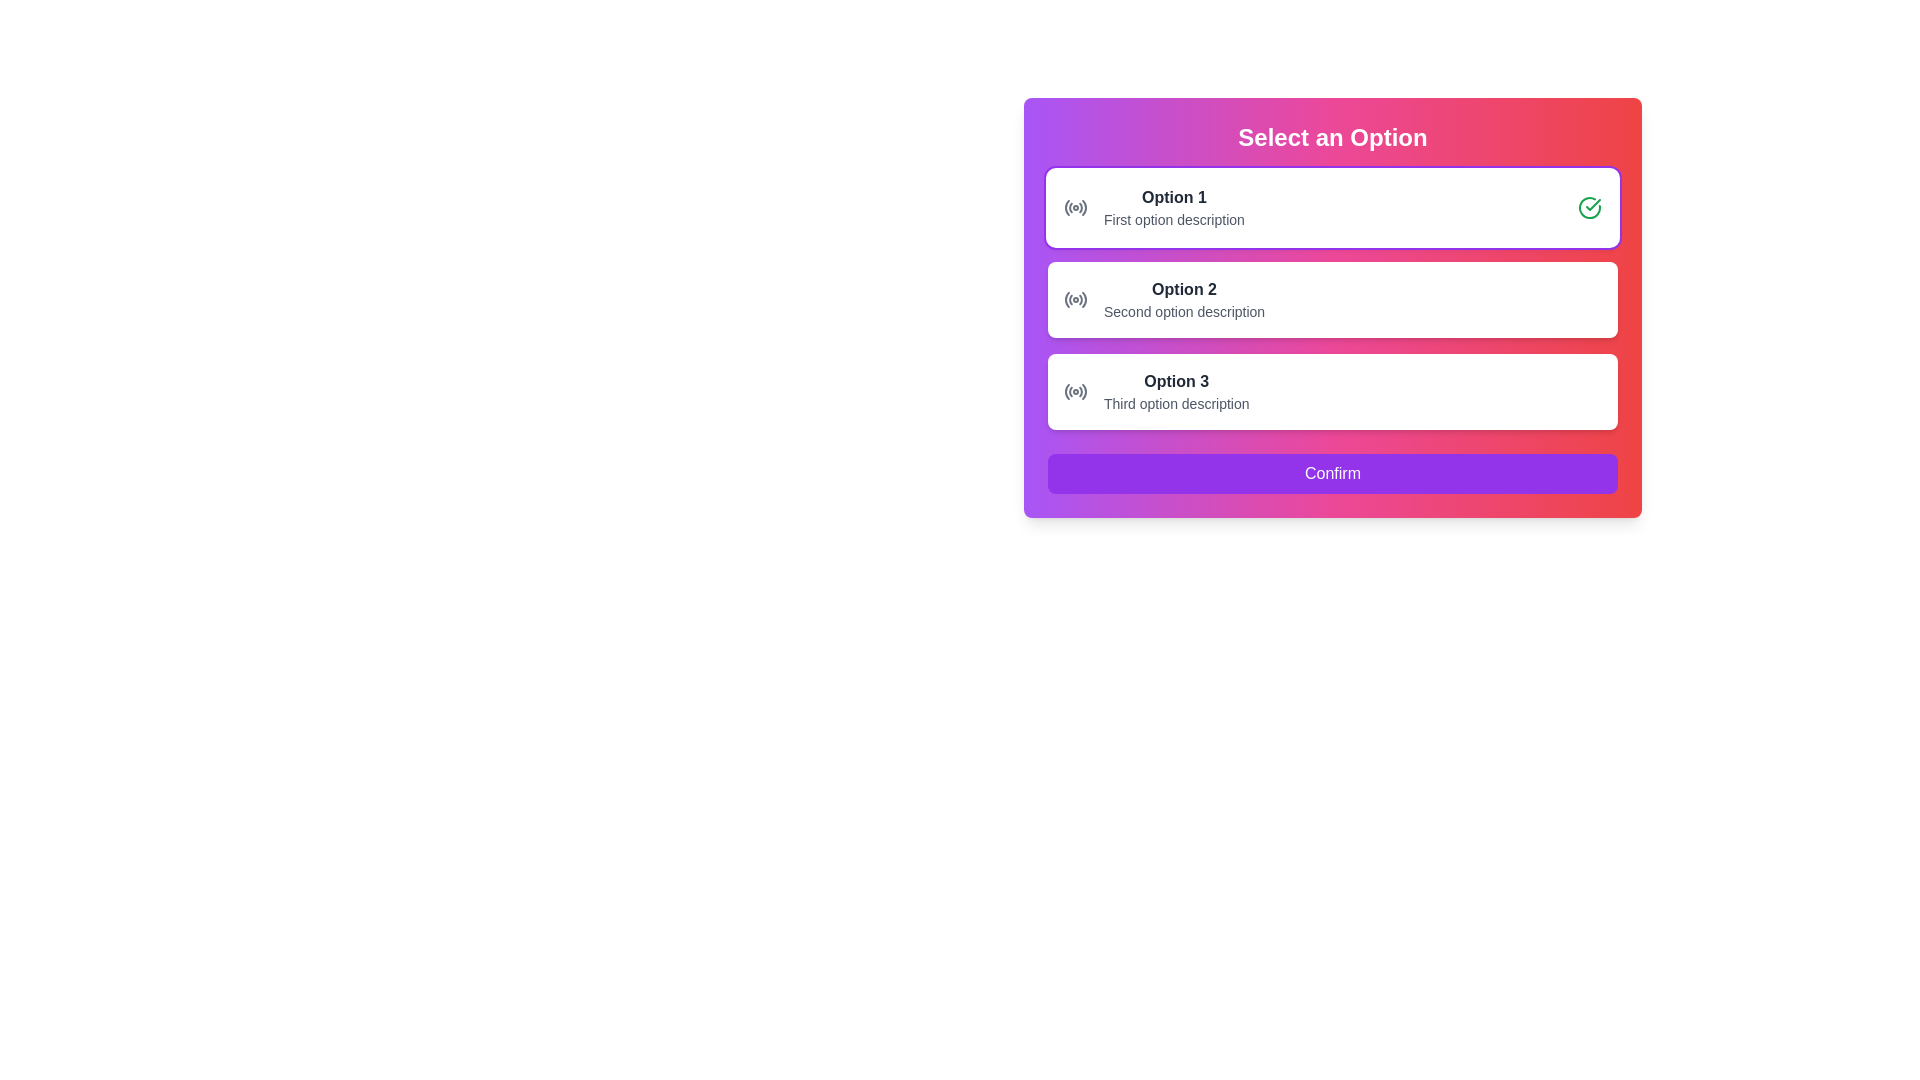 The image size is (1920, 1080). Describe the element at coordinates (1333, 392) in the screenshot. I see `the third selectable option card in the vertical list` at that location.